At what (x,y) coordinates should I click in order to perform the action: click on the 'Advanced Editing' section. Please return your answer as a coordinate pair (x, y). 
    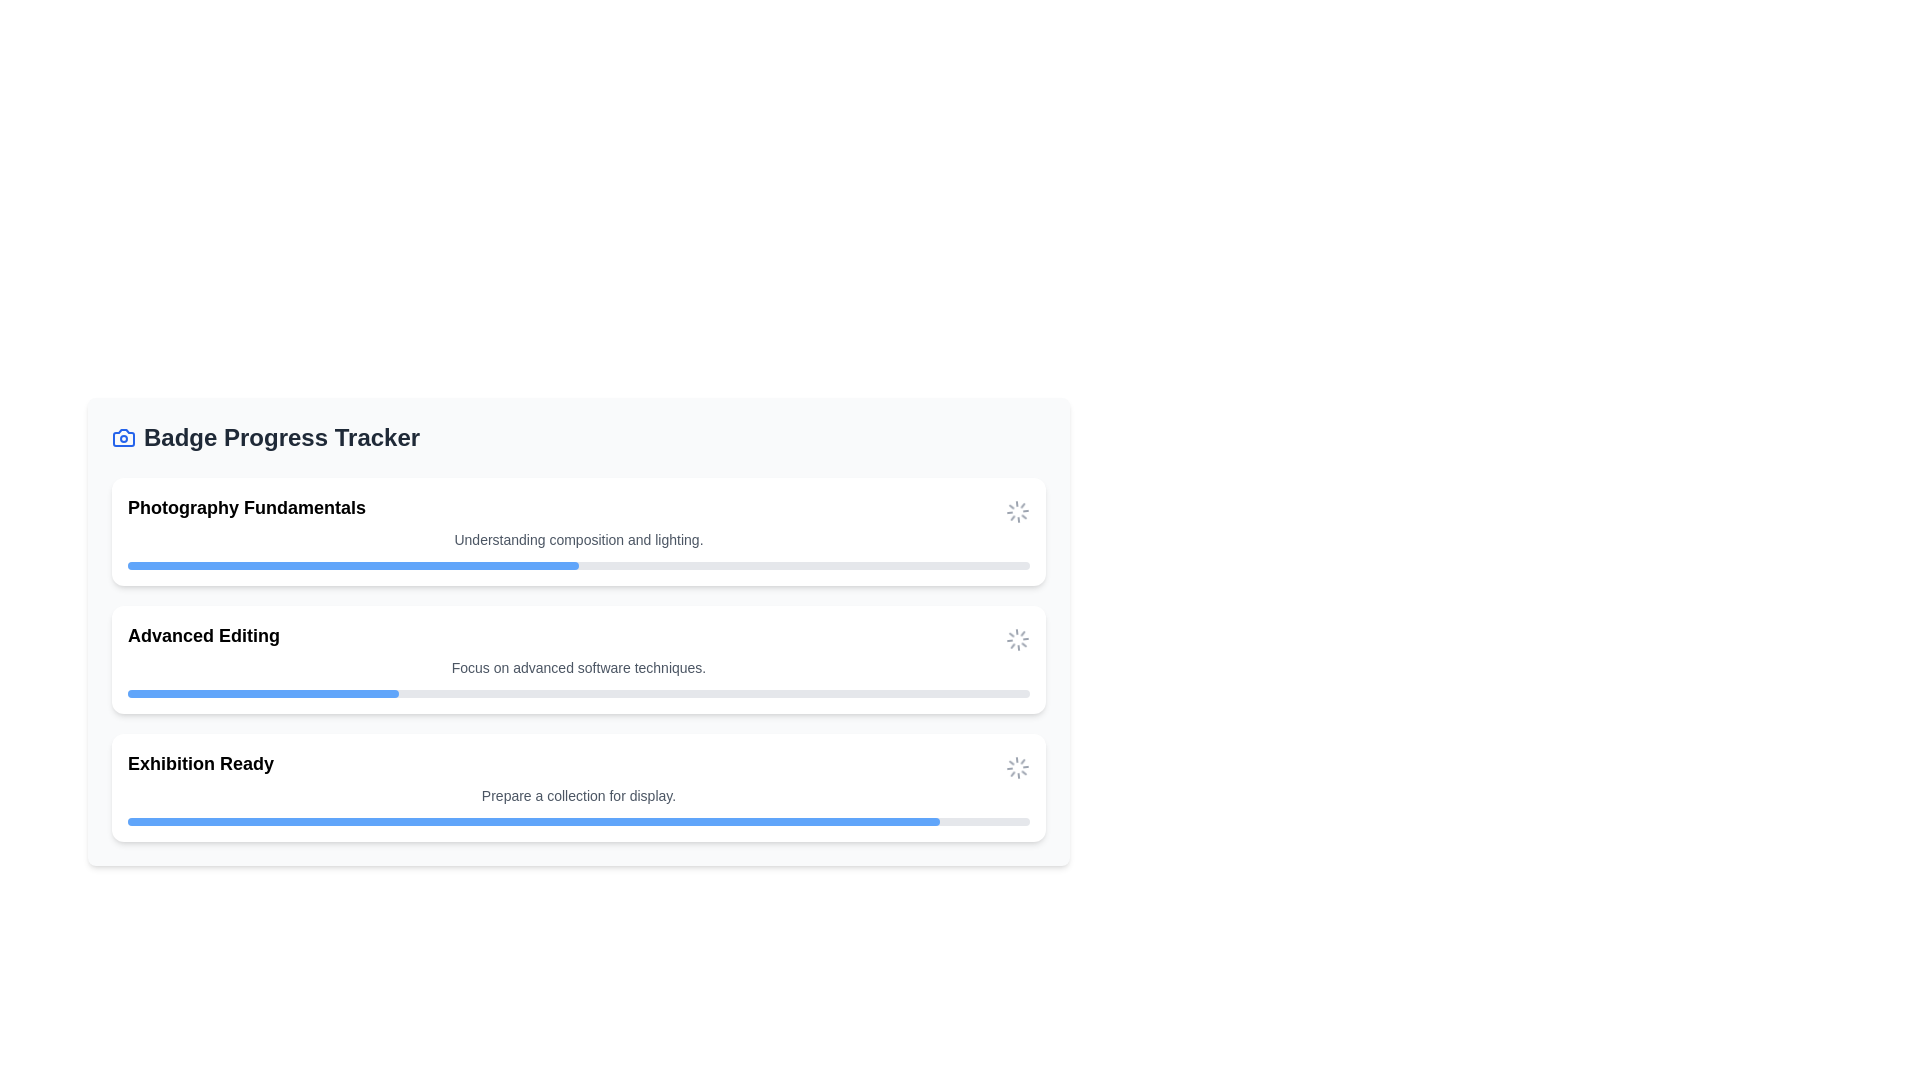
    Looking at the image, I should click on (578, 640).